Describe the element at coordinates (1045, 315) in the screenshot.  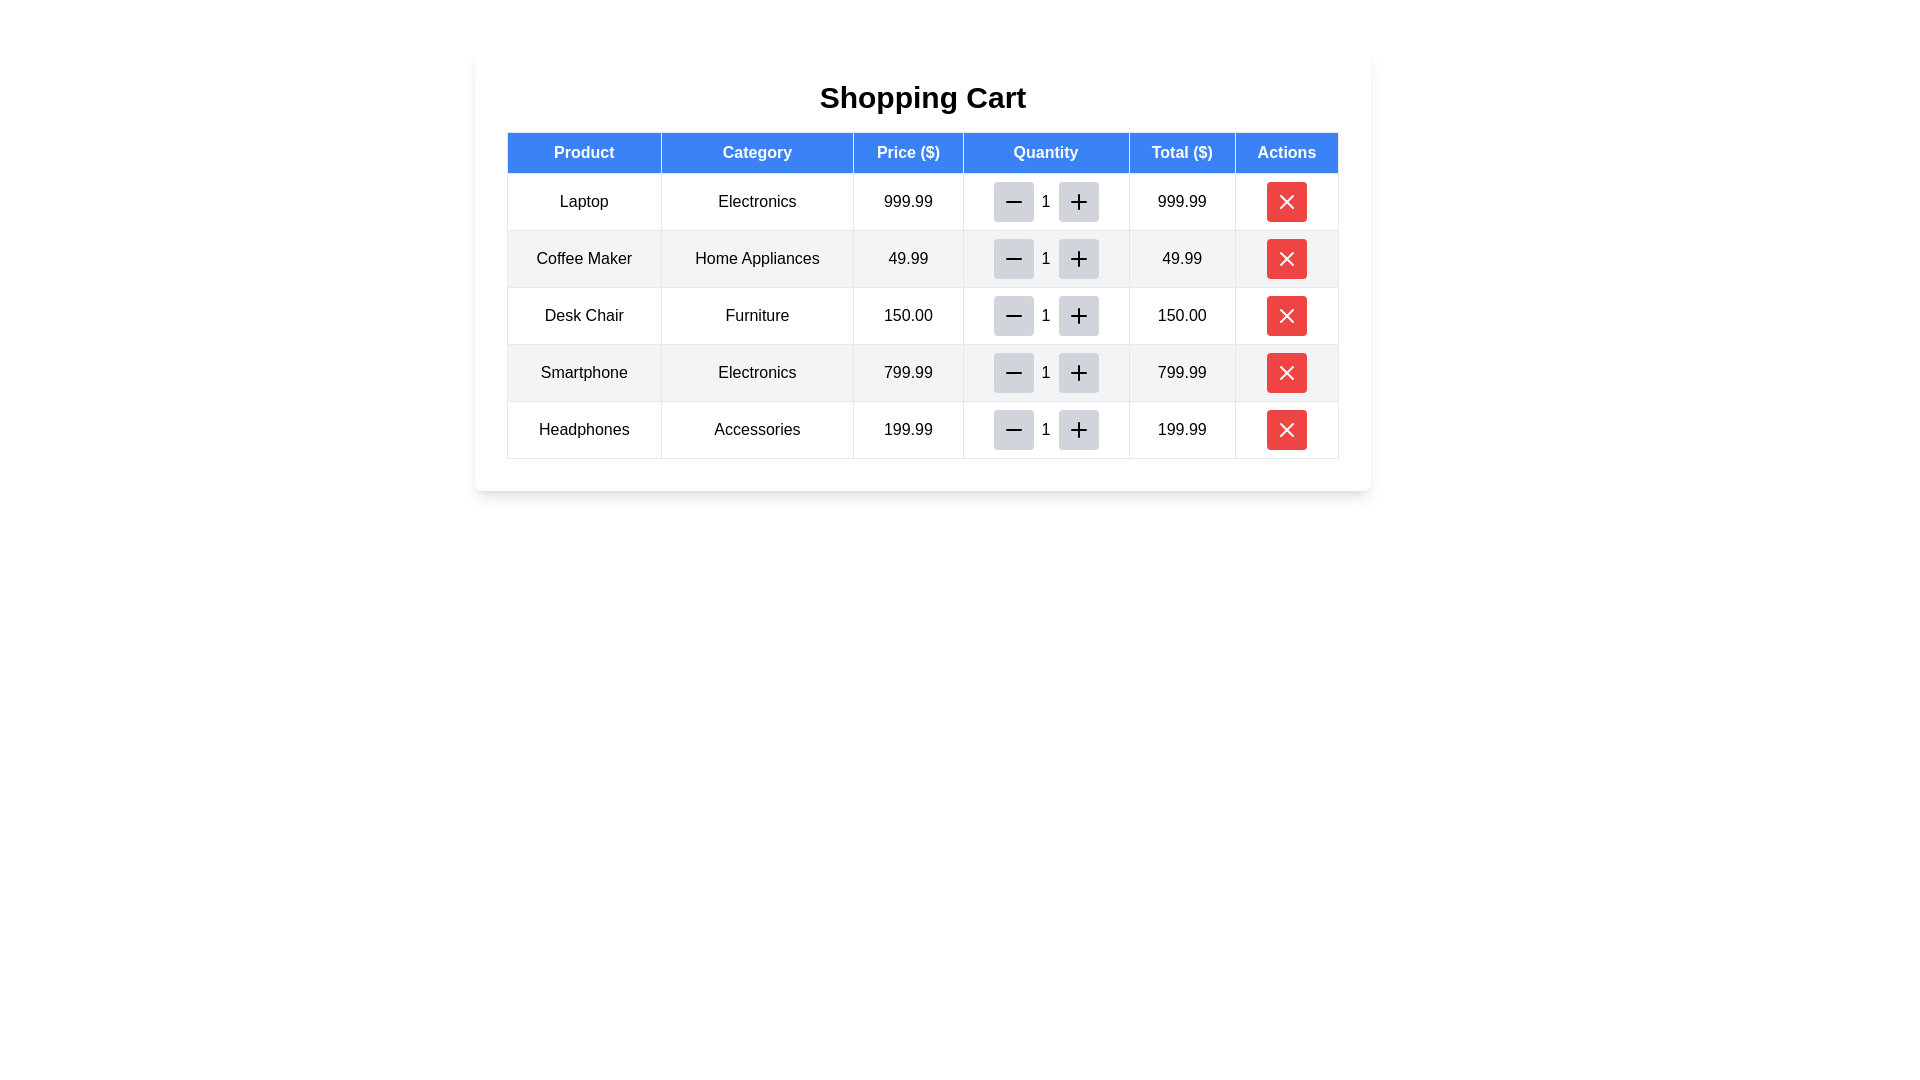
I see `text content of the 'Quantity' display for the 'Desk Chair' item in the shopping cart, located centrally between the increment and decrement buttons` at that location.